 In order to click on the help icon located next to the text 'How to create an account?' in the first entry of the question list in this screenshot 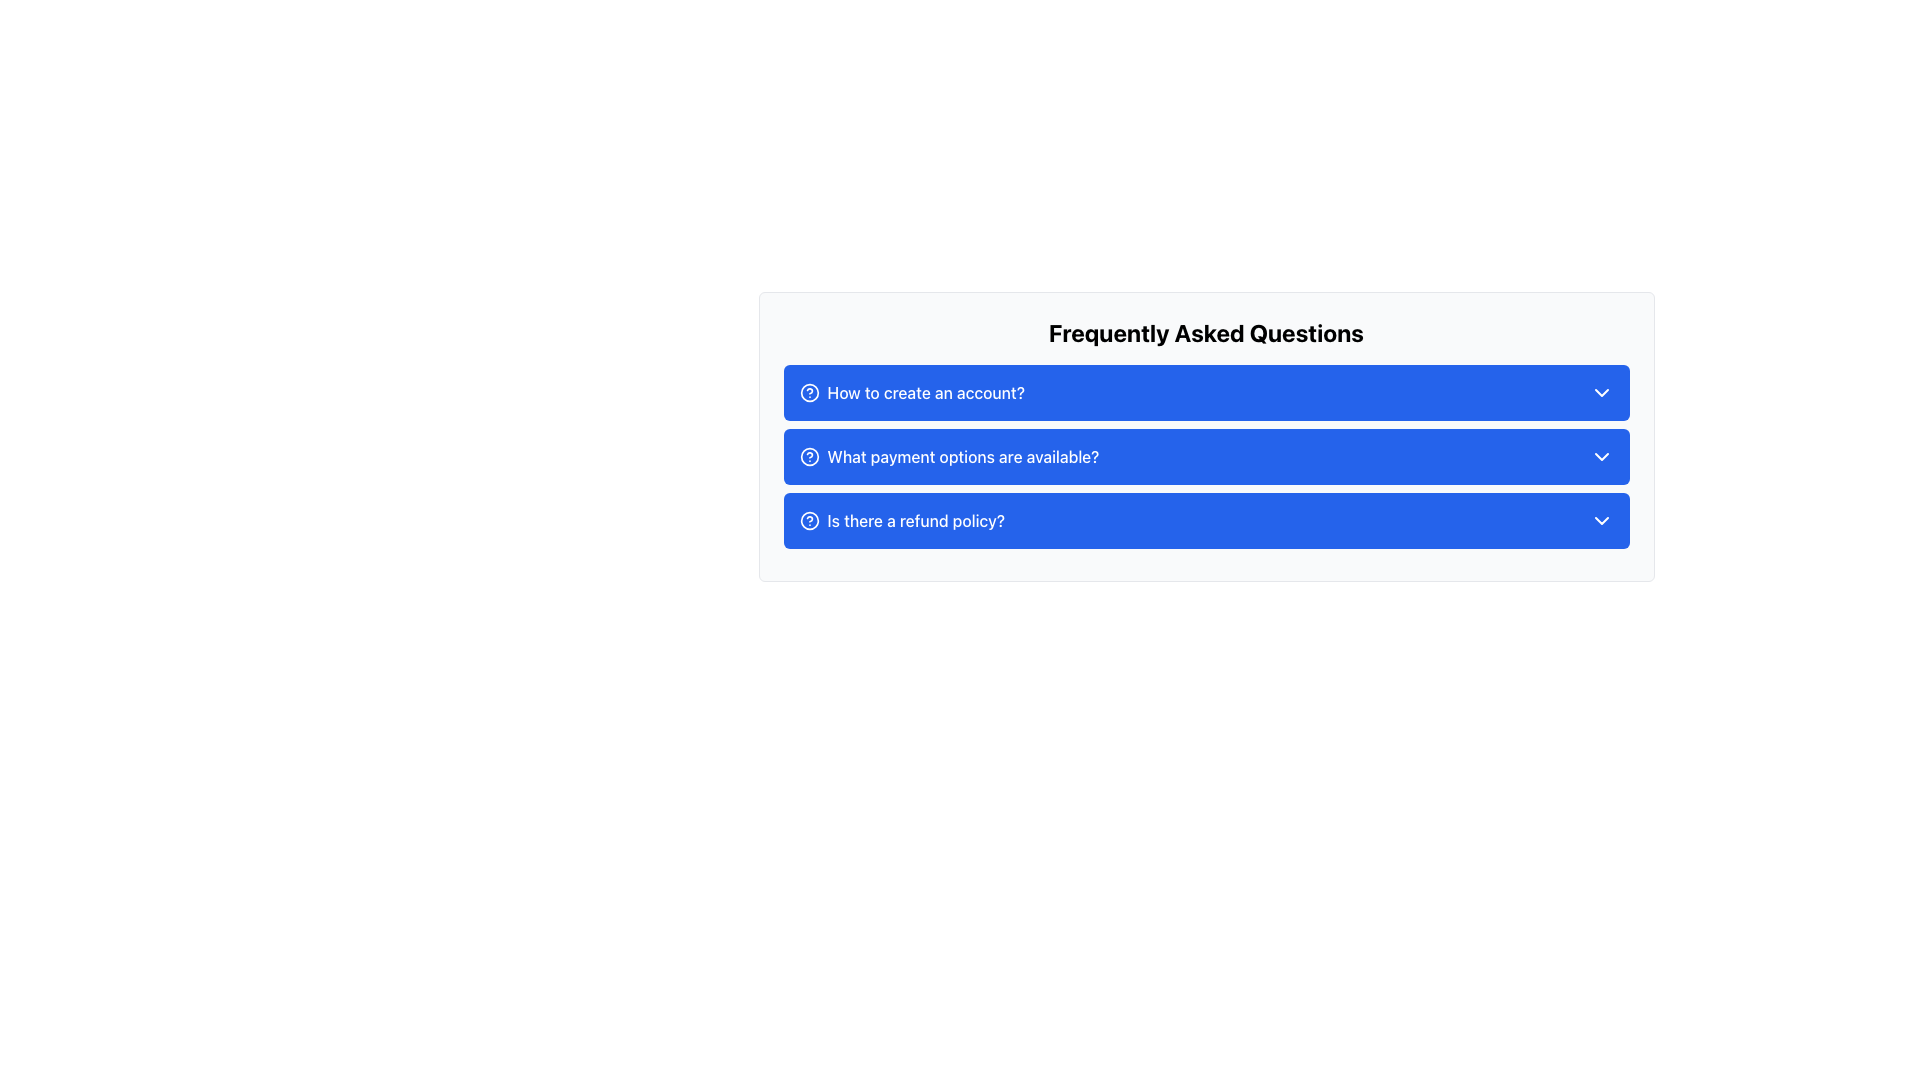, I will do `click(809, 393)`.